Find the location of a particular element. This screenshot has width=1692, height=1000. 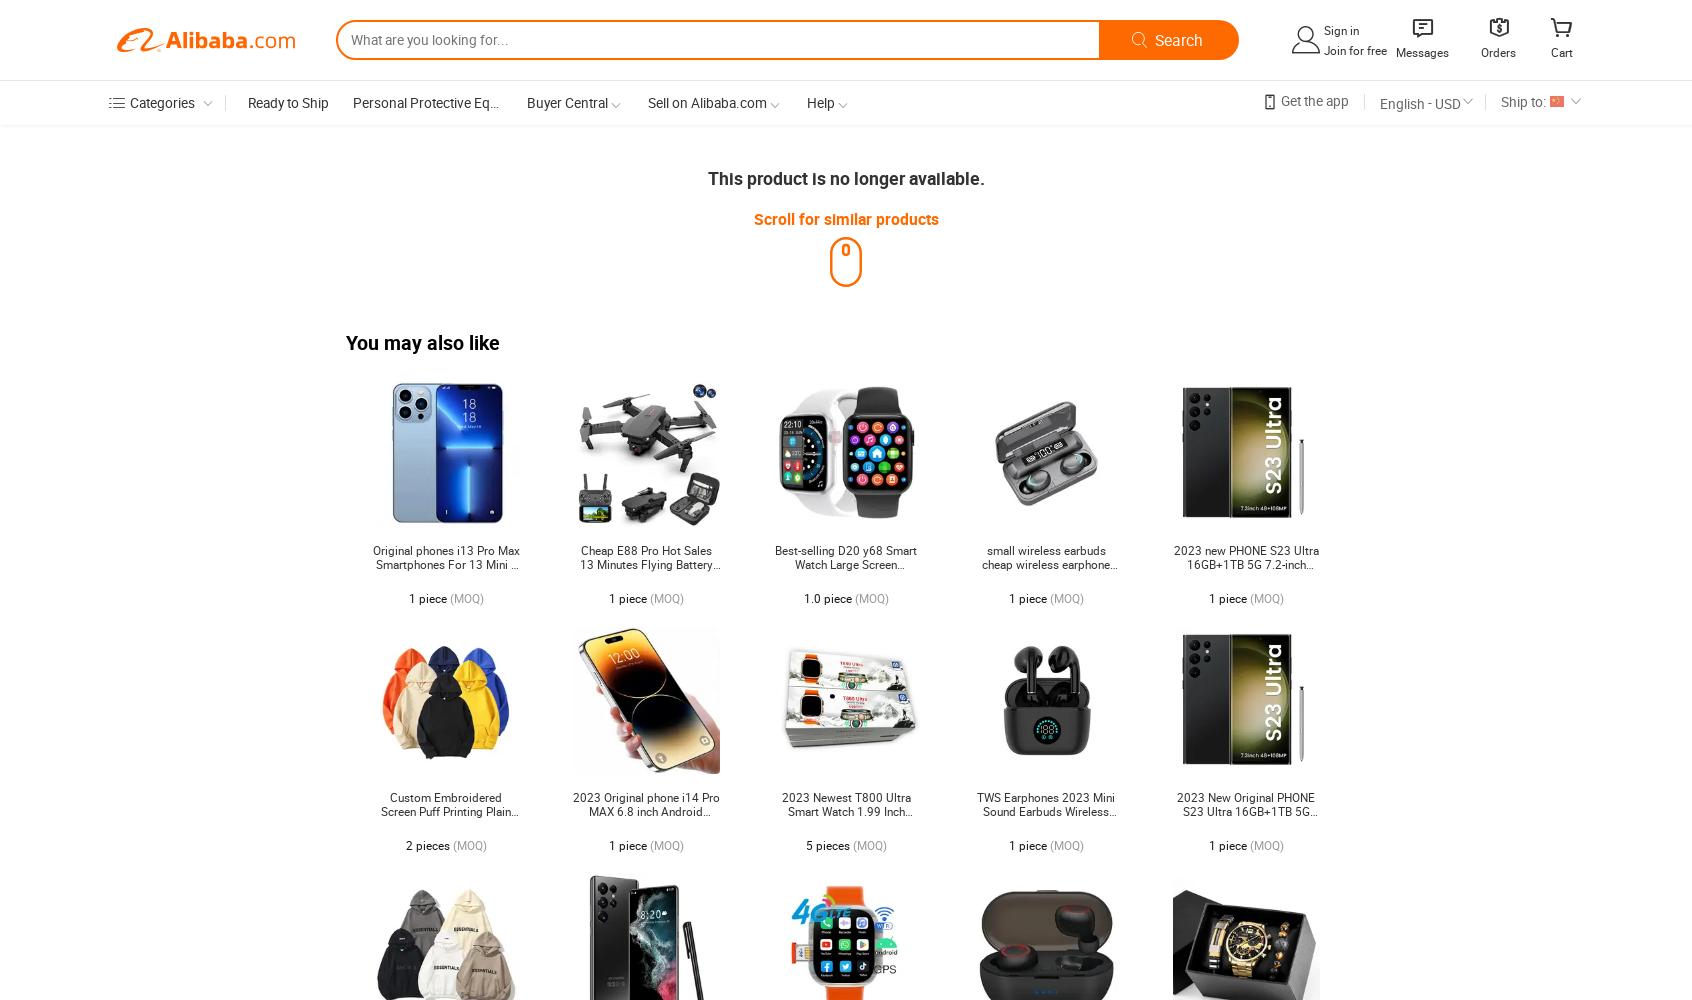

'5 pieces' is located at coordinates (805, 845).